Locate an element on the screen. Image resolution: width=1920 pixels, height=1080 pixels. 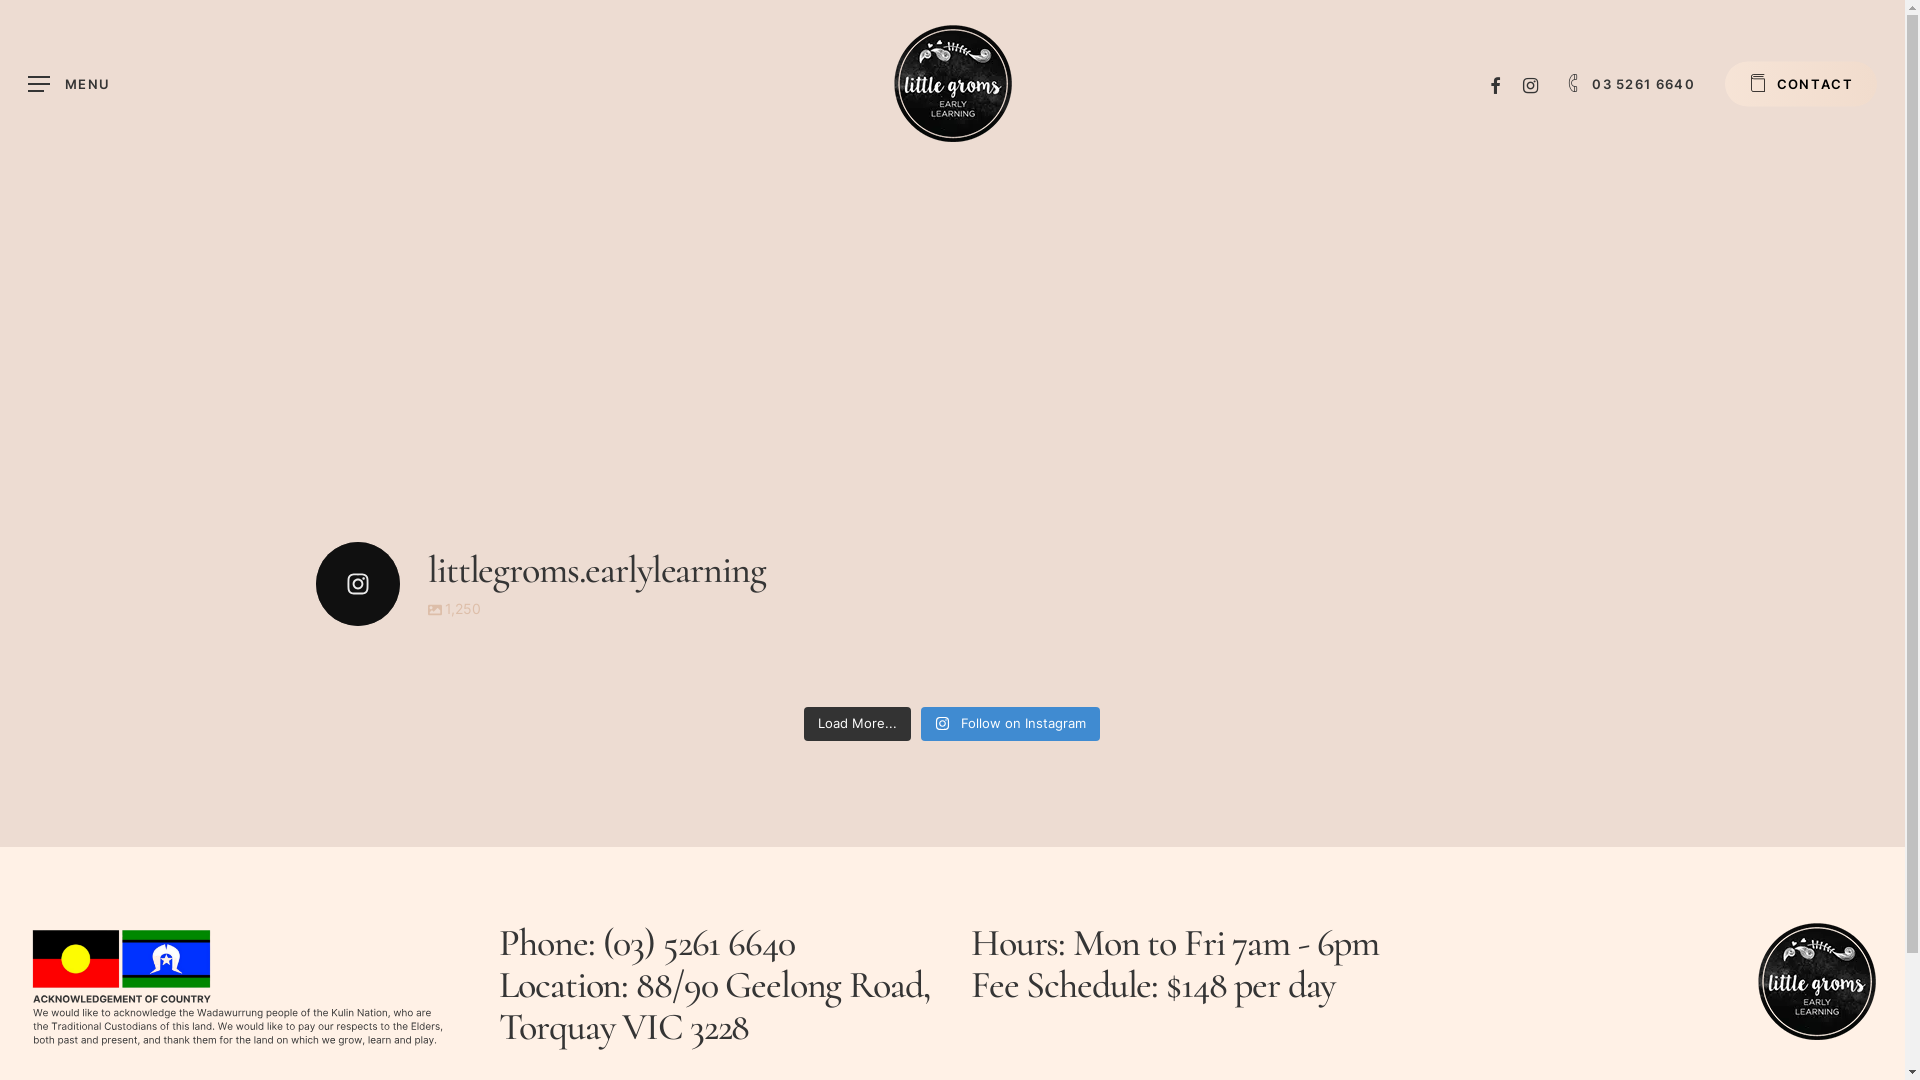
'88/90 Geelong Road, Torquay VIC 3228' is located at coordinates (714, 1006).